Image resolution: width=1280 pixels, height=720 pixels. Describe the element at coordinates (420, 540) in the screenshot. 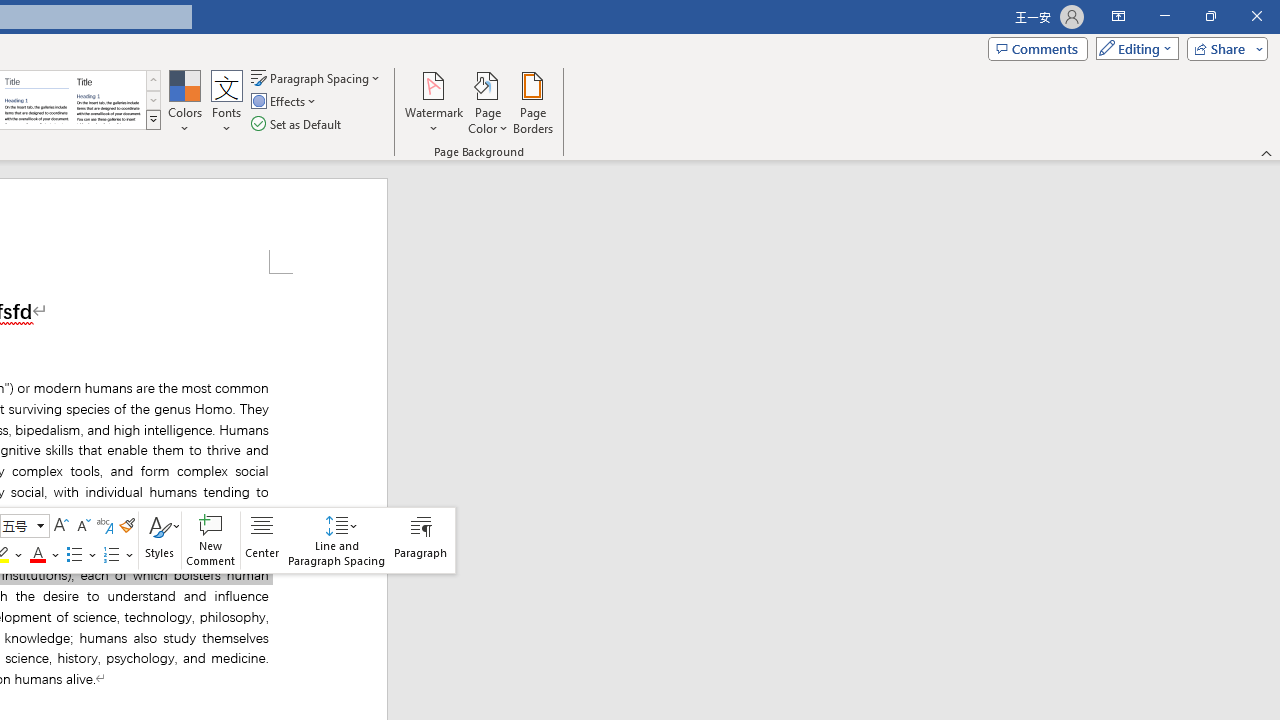

I see `'Paragraph...'` at that location.